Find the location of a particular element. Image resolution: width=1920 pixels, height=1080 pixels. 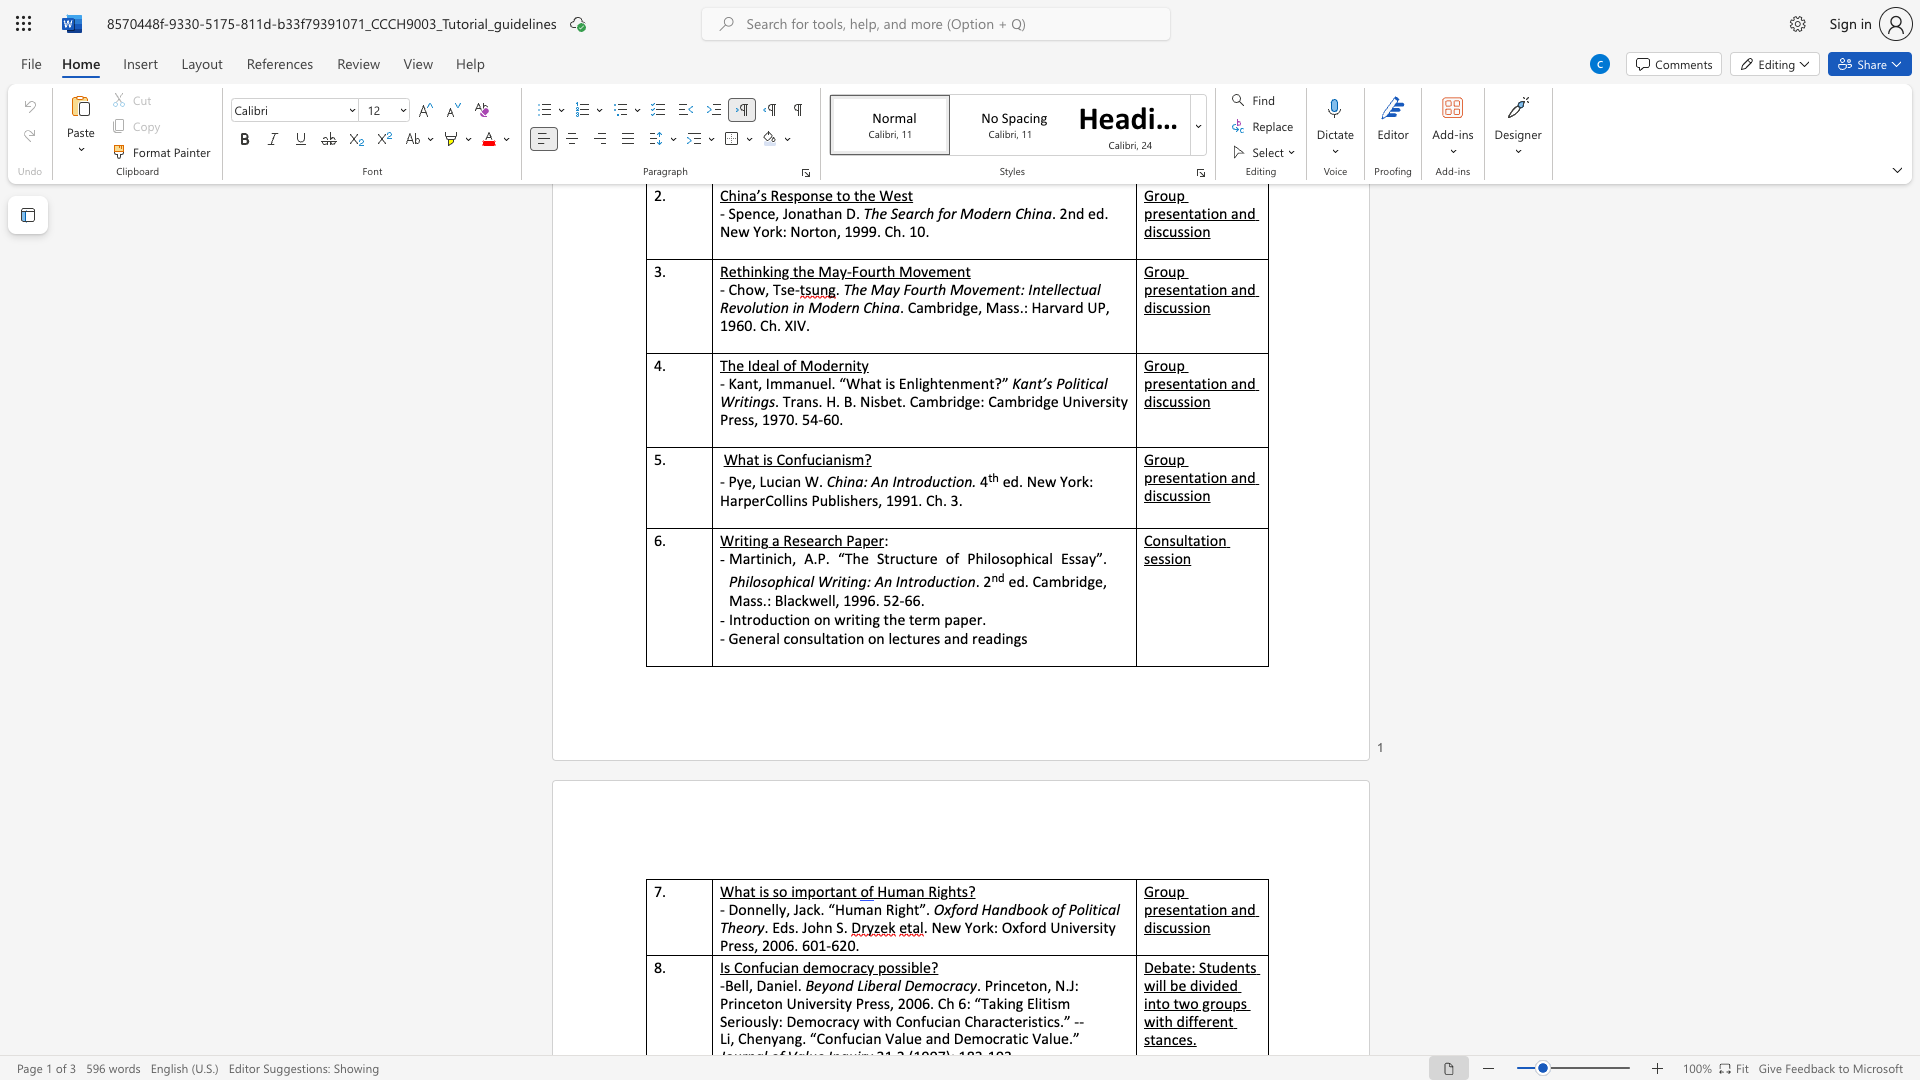

the subset text "n d" within the text "Is Confucian democracy possible?" is located at coordinates (789, 966).